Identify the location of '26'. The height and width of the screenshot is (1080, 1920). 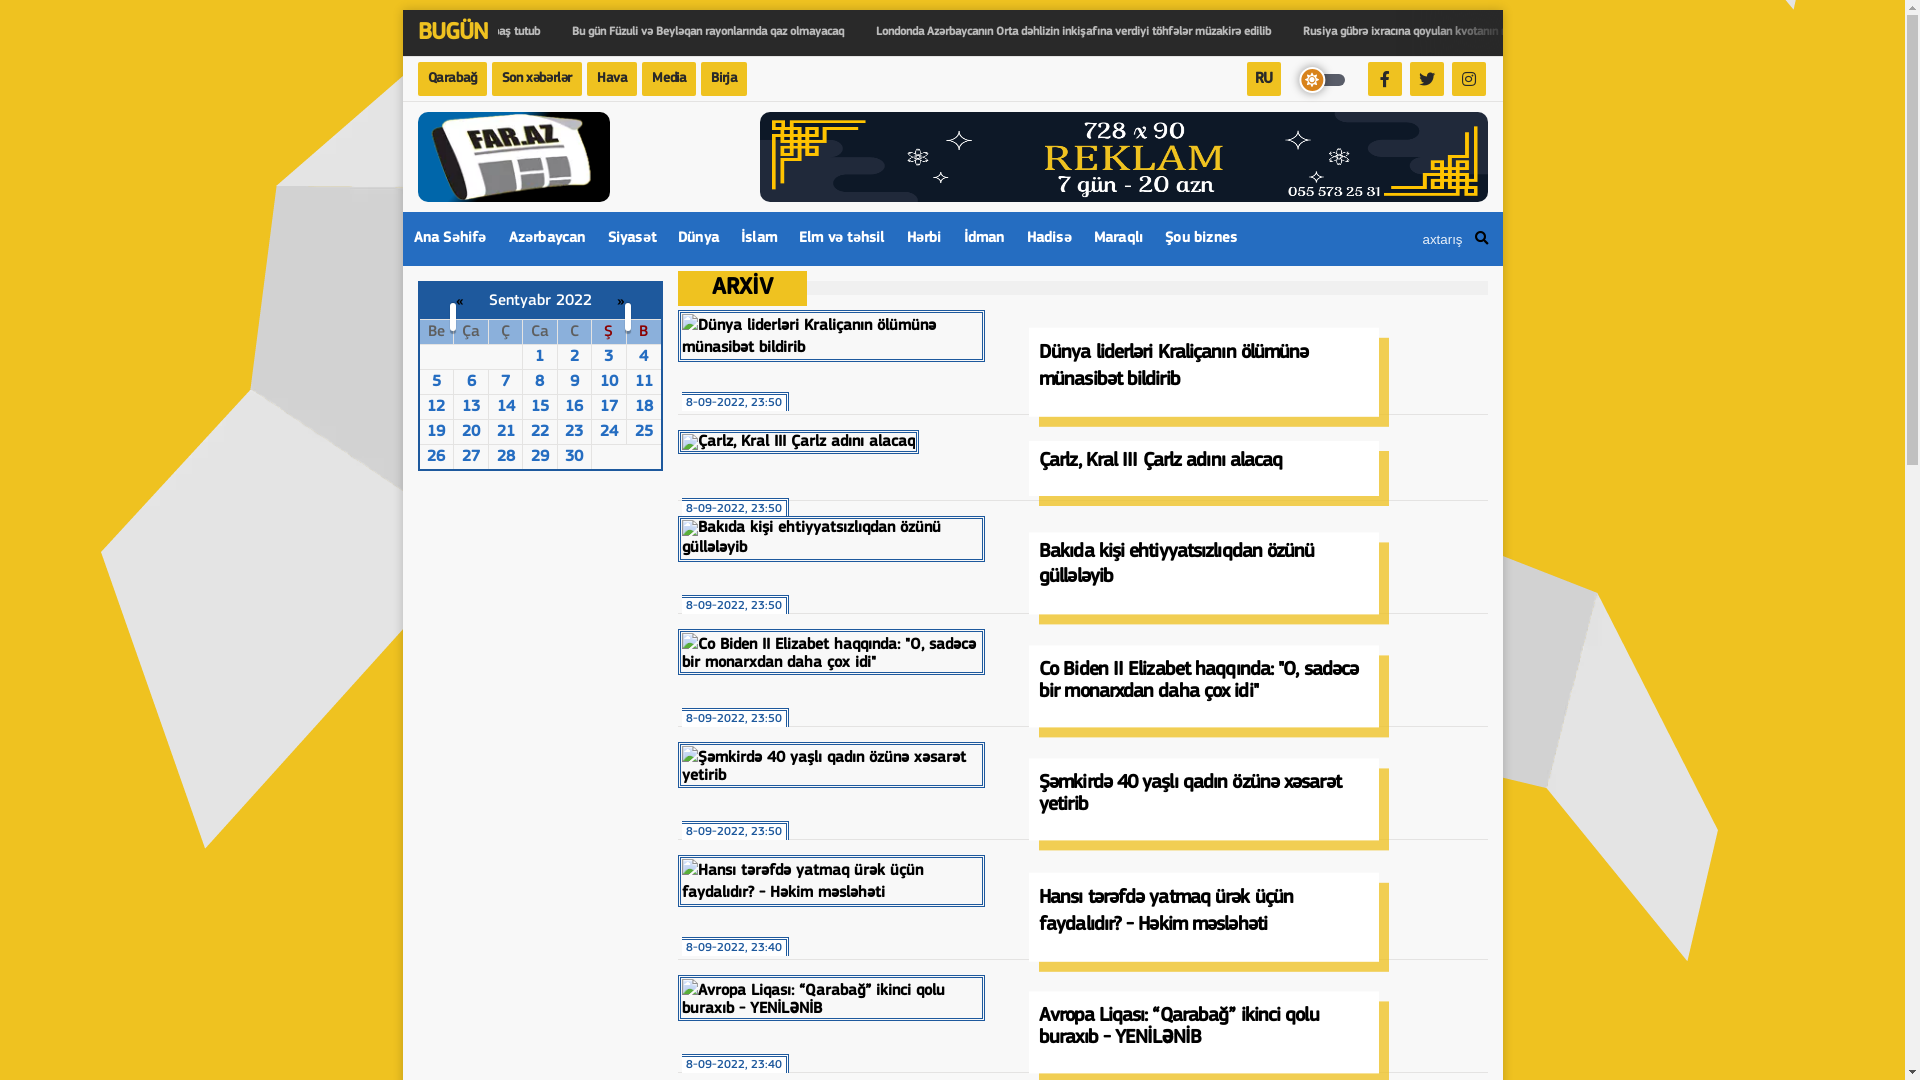
(435, 456).